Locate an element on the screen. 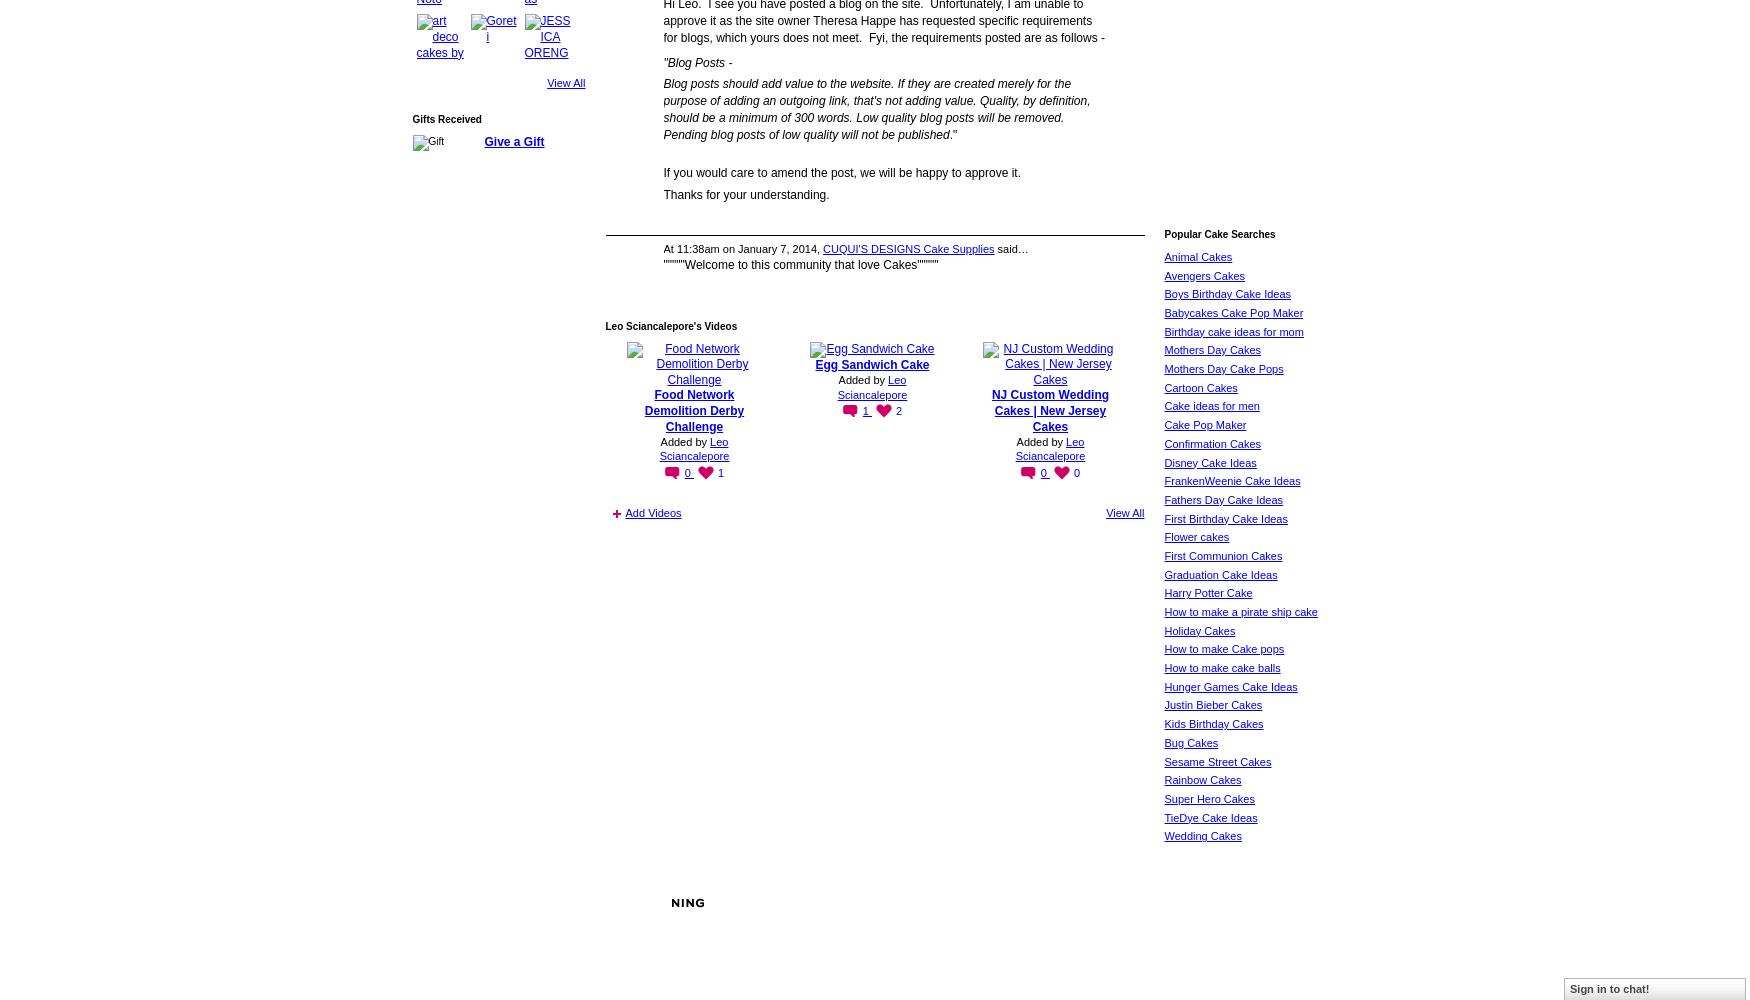 The image size is (1750, 1000). 'Popular Cake Searches' is located at coordinates (1219, 232).